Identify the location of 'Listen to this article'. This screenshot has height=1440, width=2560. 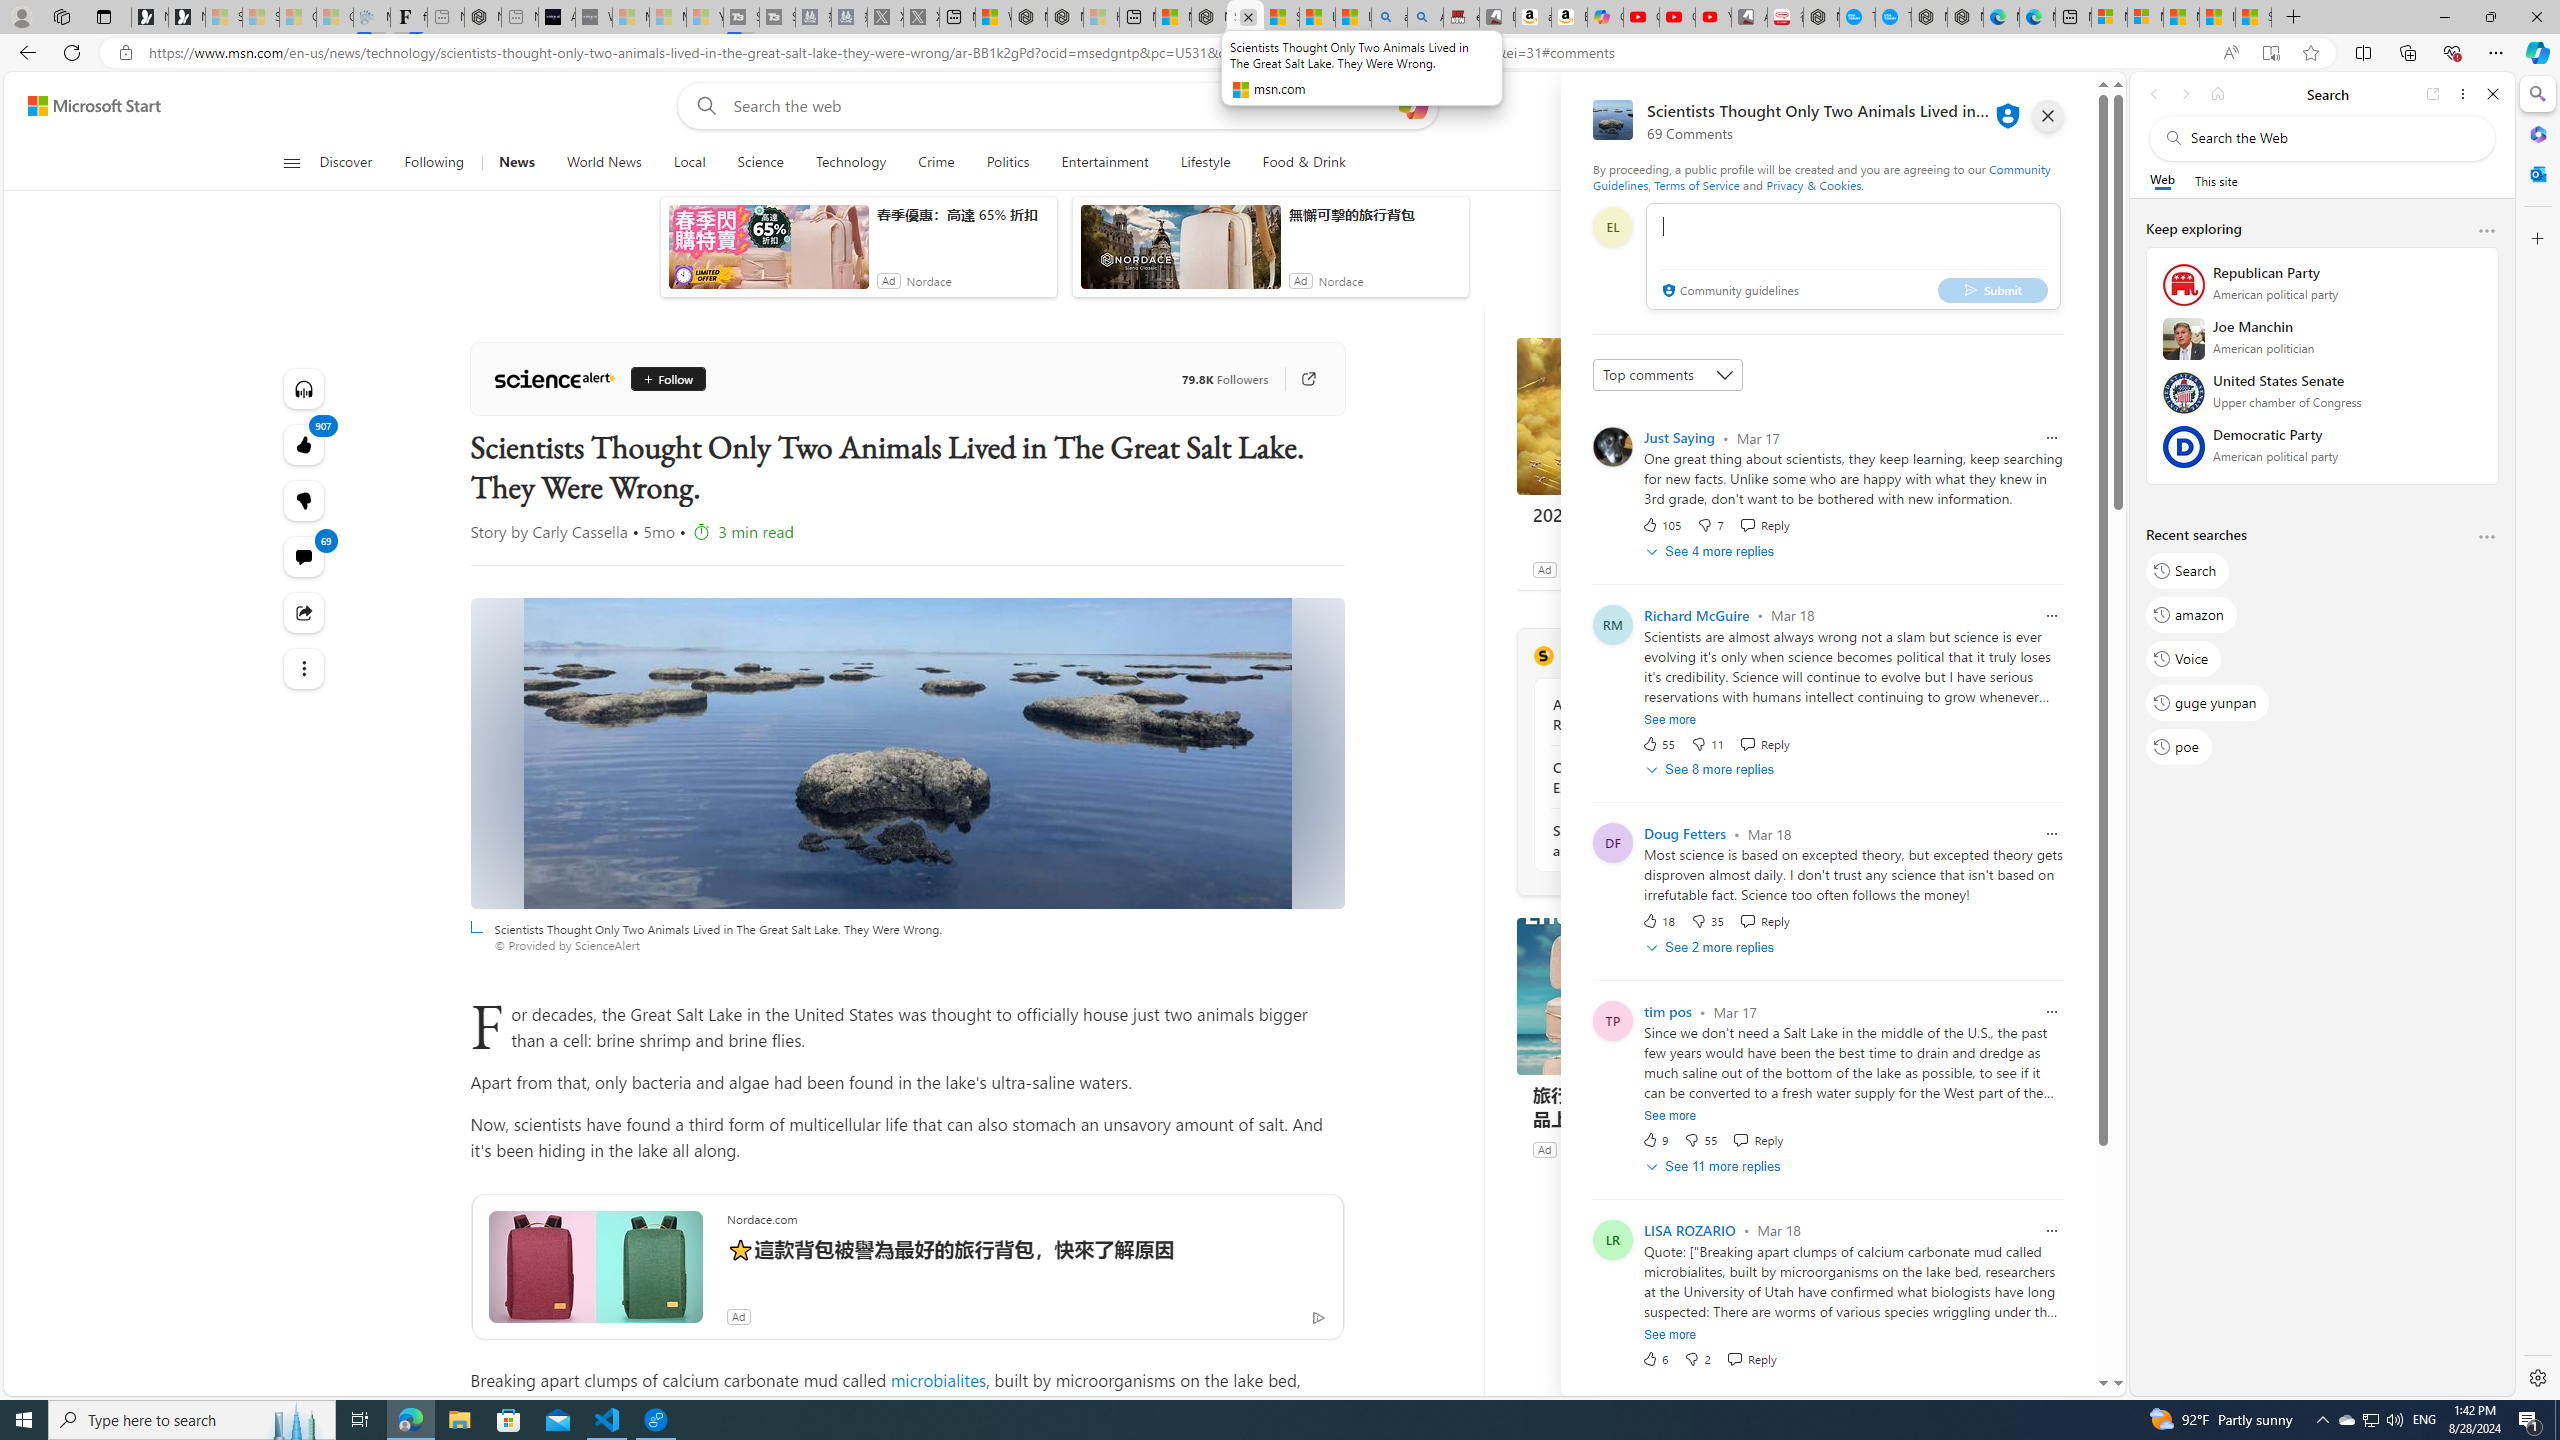
(303, 388).